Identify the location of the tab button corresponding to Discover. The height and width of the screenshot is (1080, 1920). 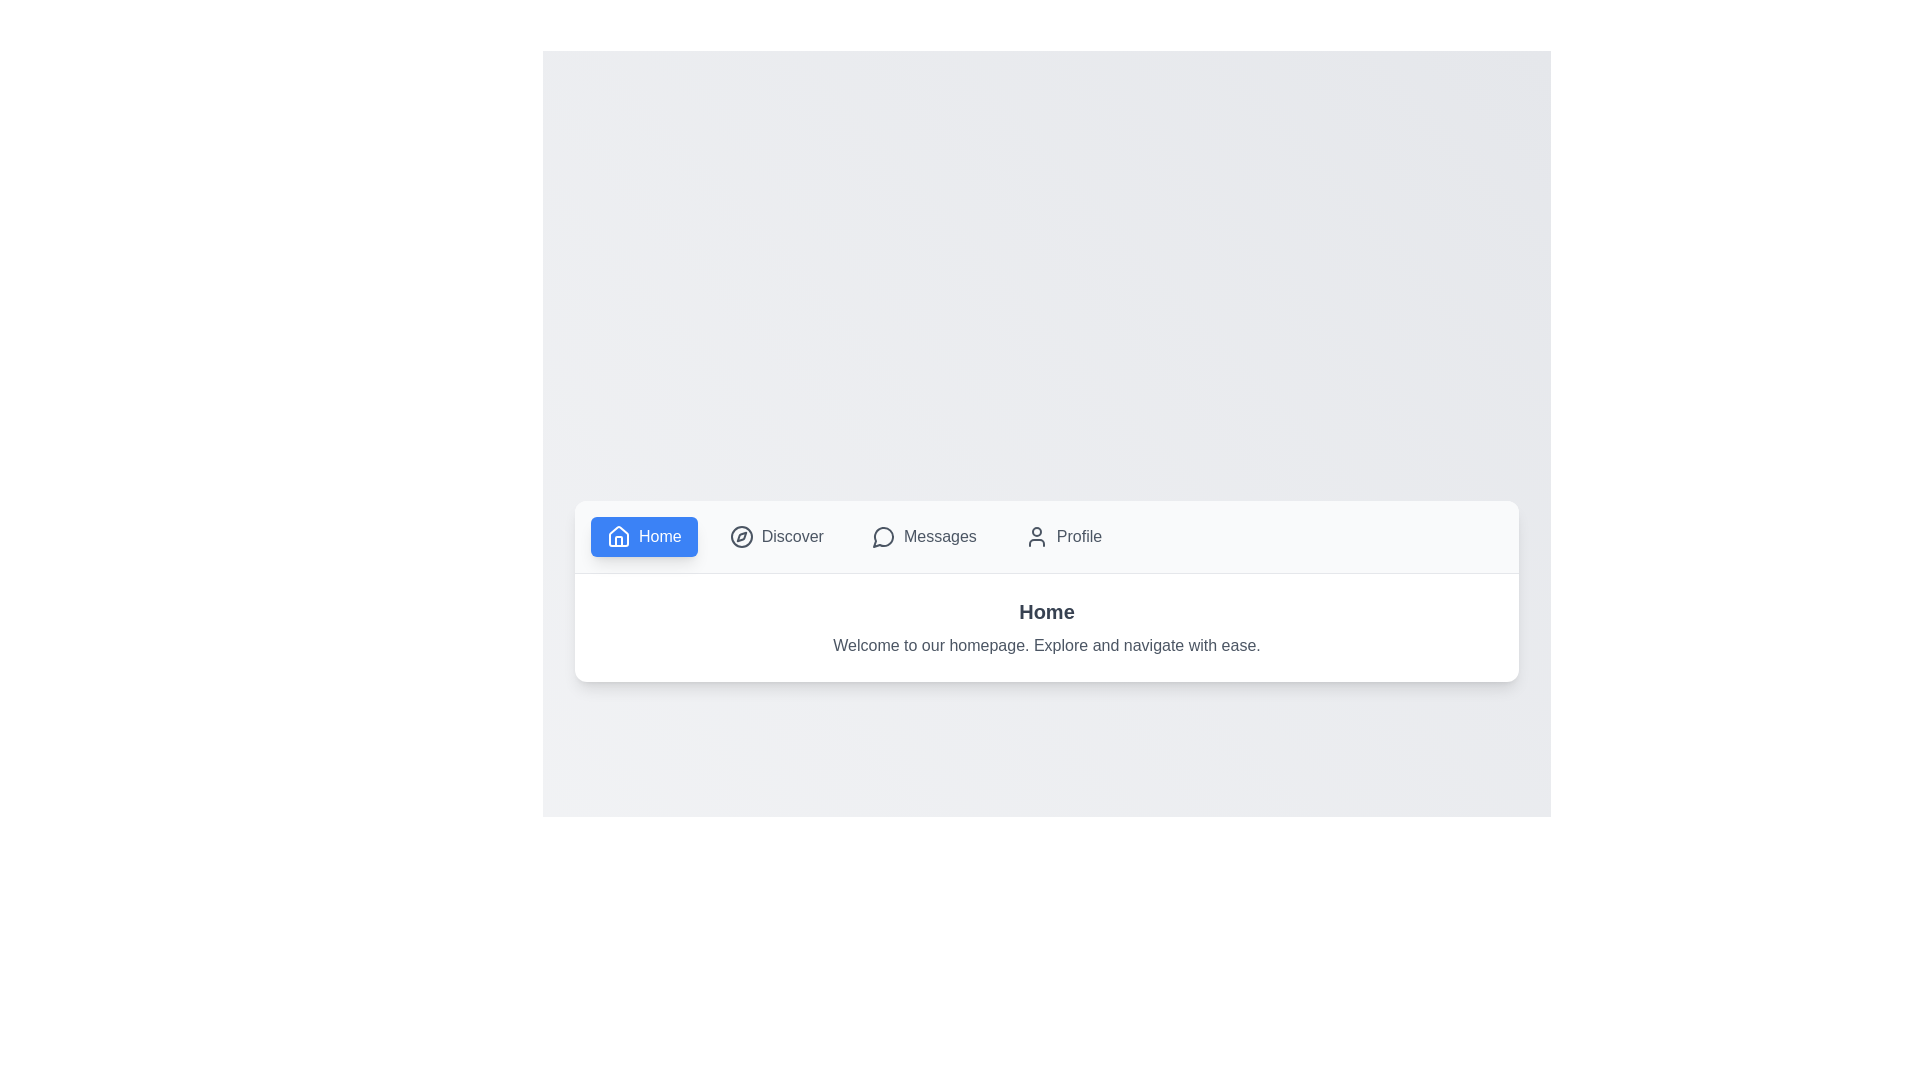
(775, 535).